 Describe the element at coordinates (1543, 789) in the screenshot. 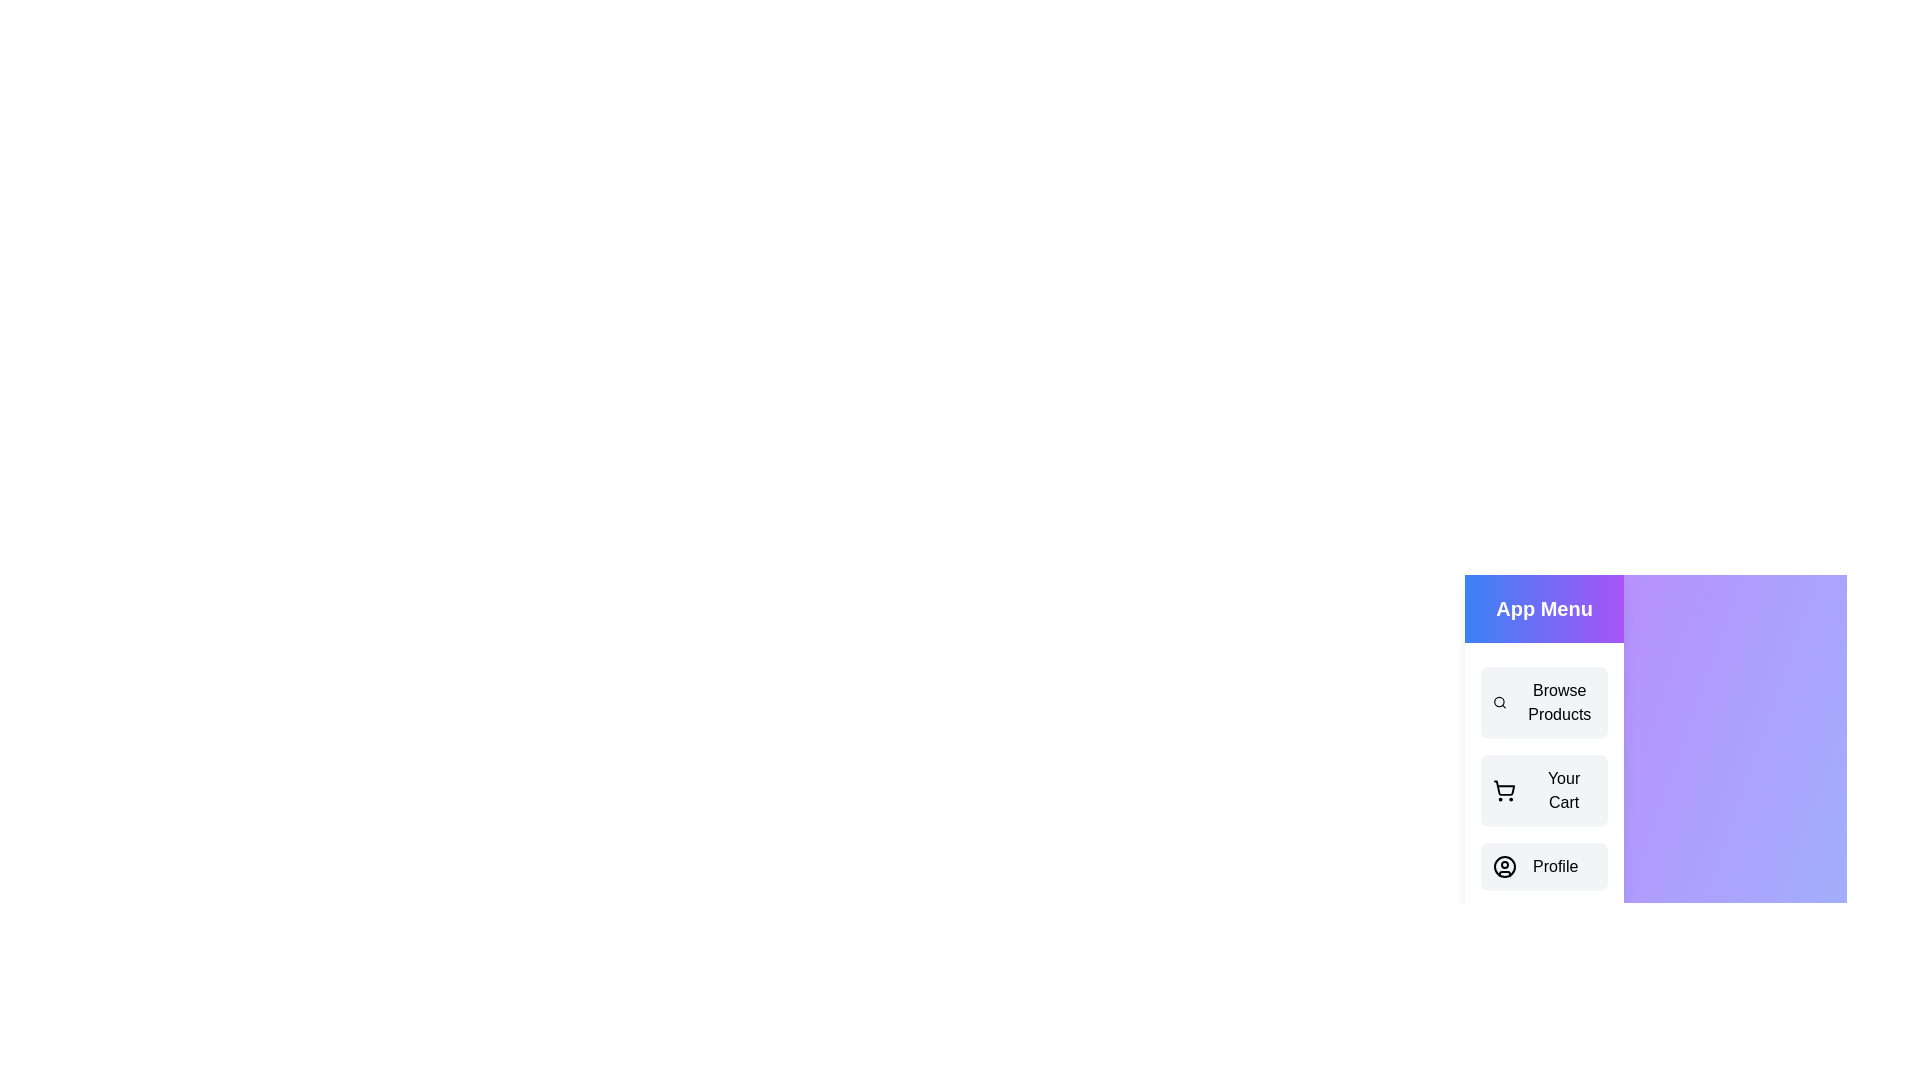

I see `the menu item Your Cart from the drawer` at that location.